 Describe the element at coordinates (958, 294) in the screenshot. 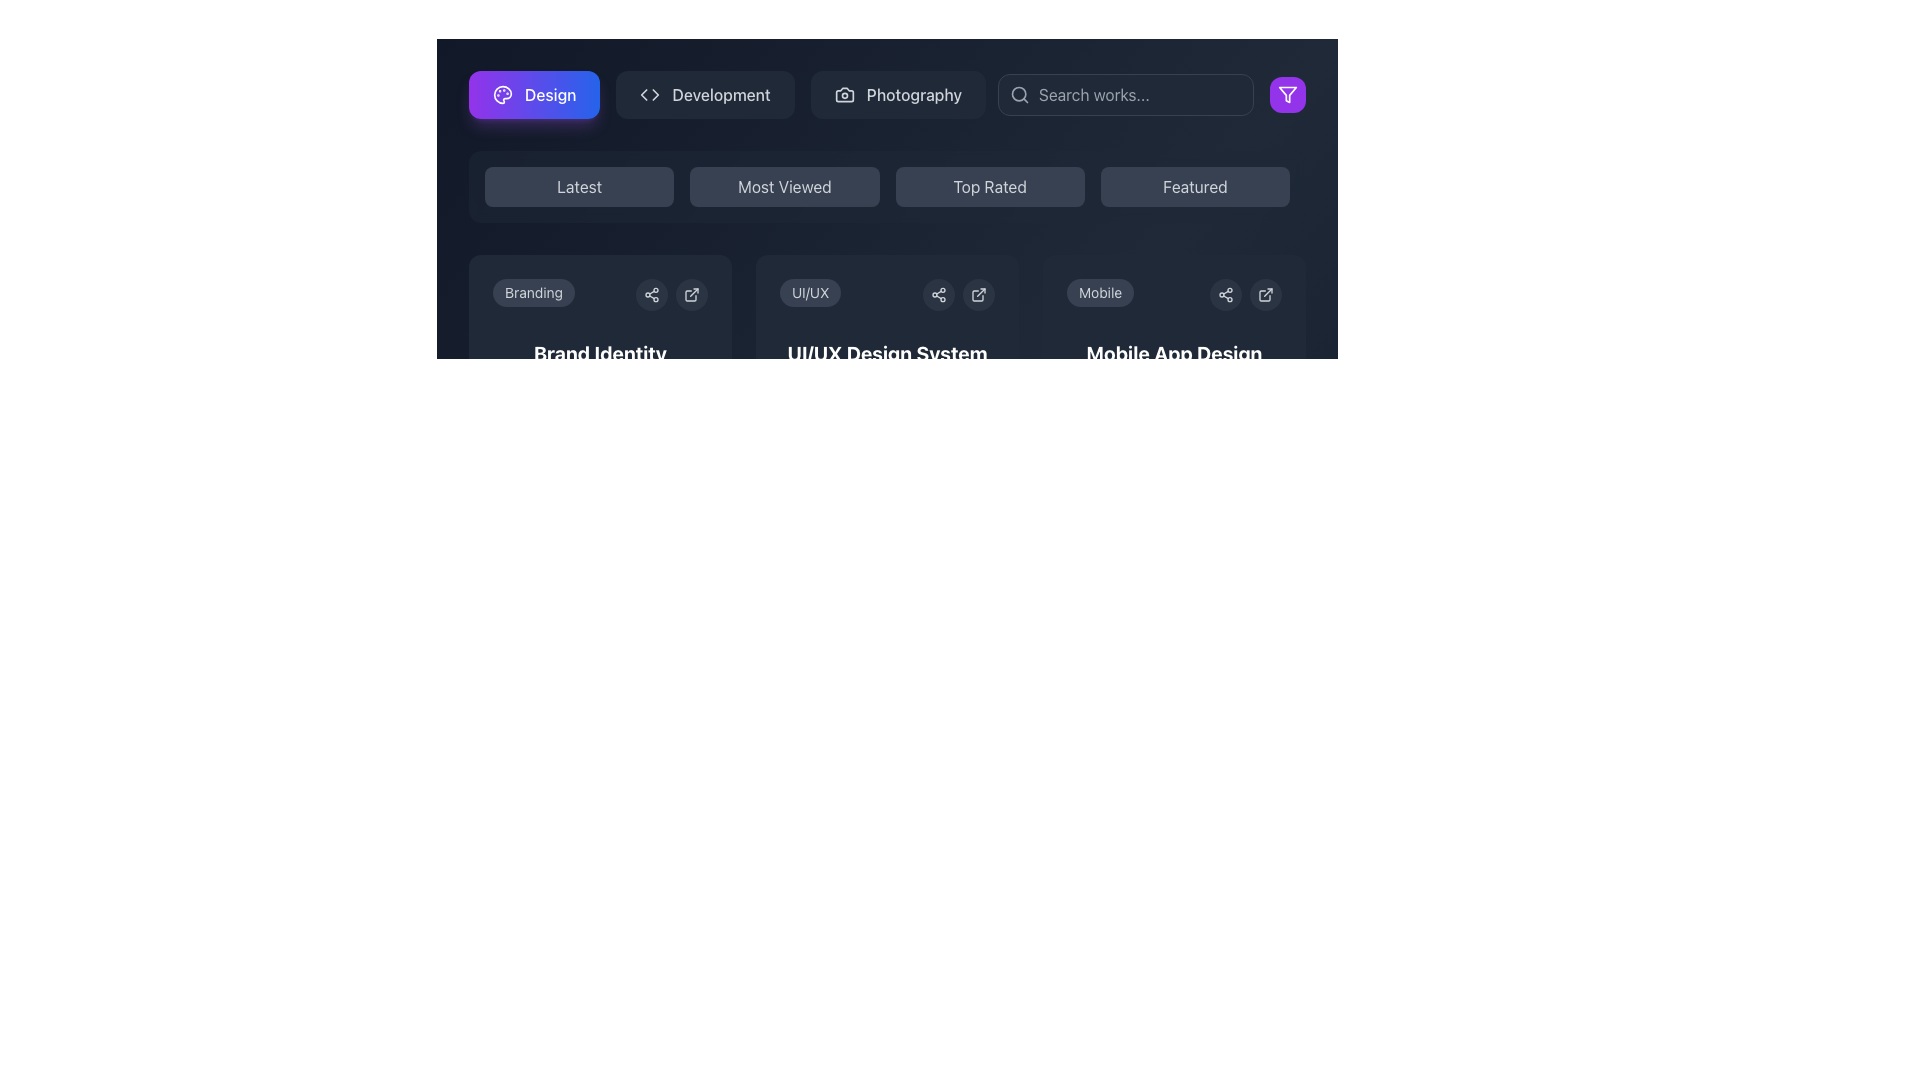

I see `the external link button in the Grouped action buttons located in the 'UI/UX' section, which is the second grouping of action buttons below the section title` at that location.